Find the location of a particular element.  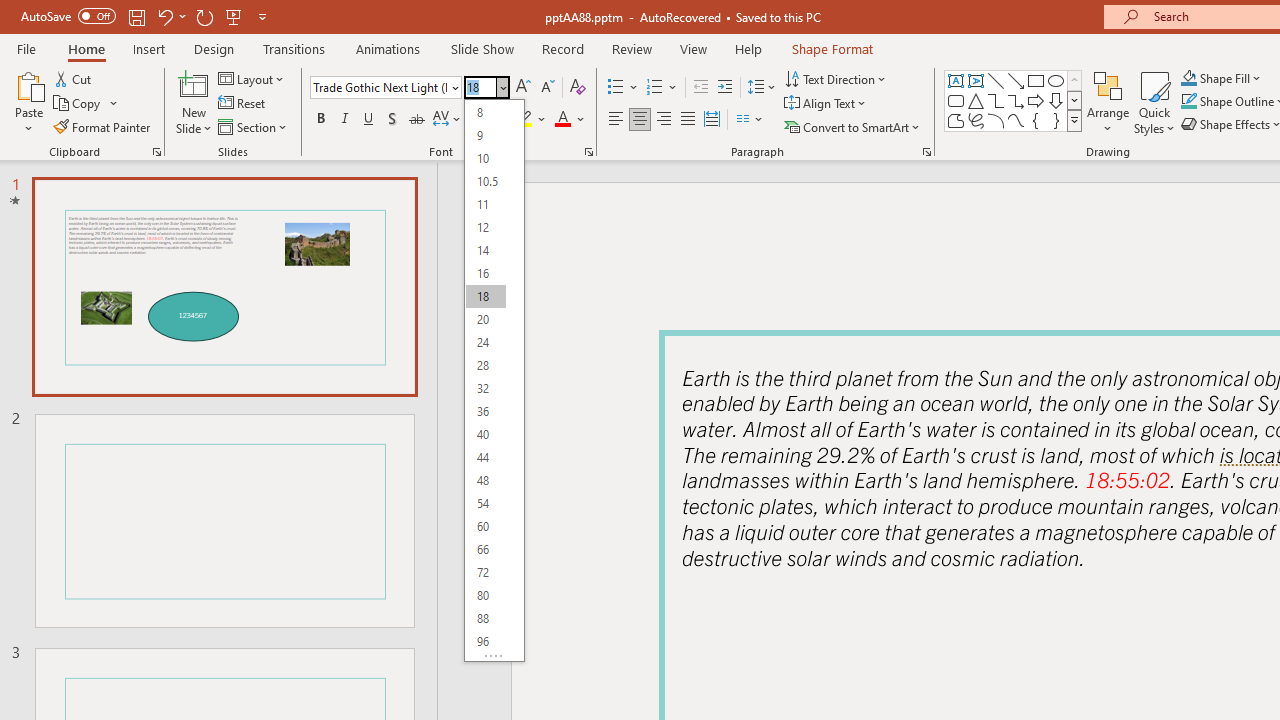

'54' is located at coordinates (485, 502).